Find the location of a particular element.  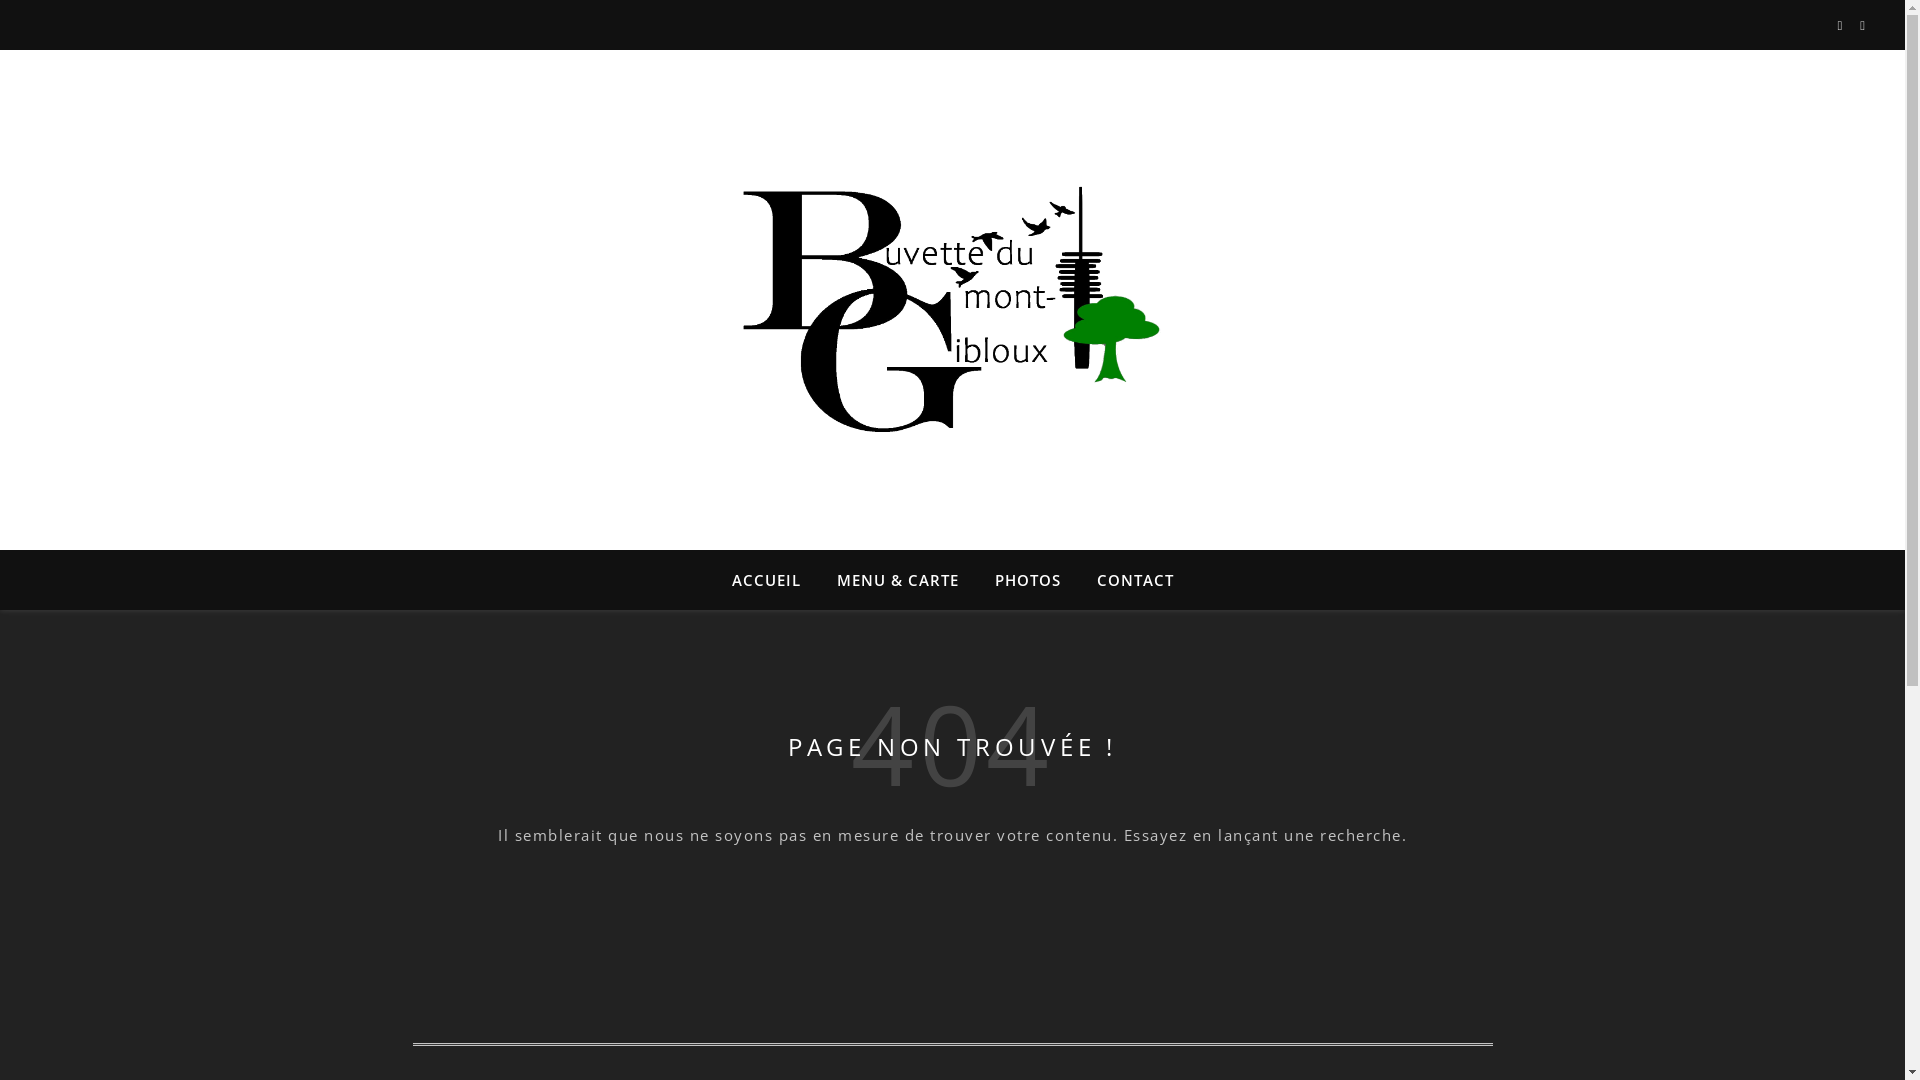

'ACCUEIL' is located at coordinates (773, 579).